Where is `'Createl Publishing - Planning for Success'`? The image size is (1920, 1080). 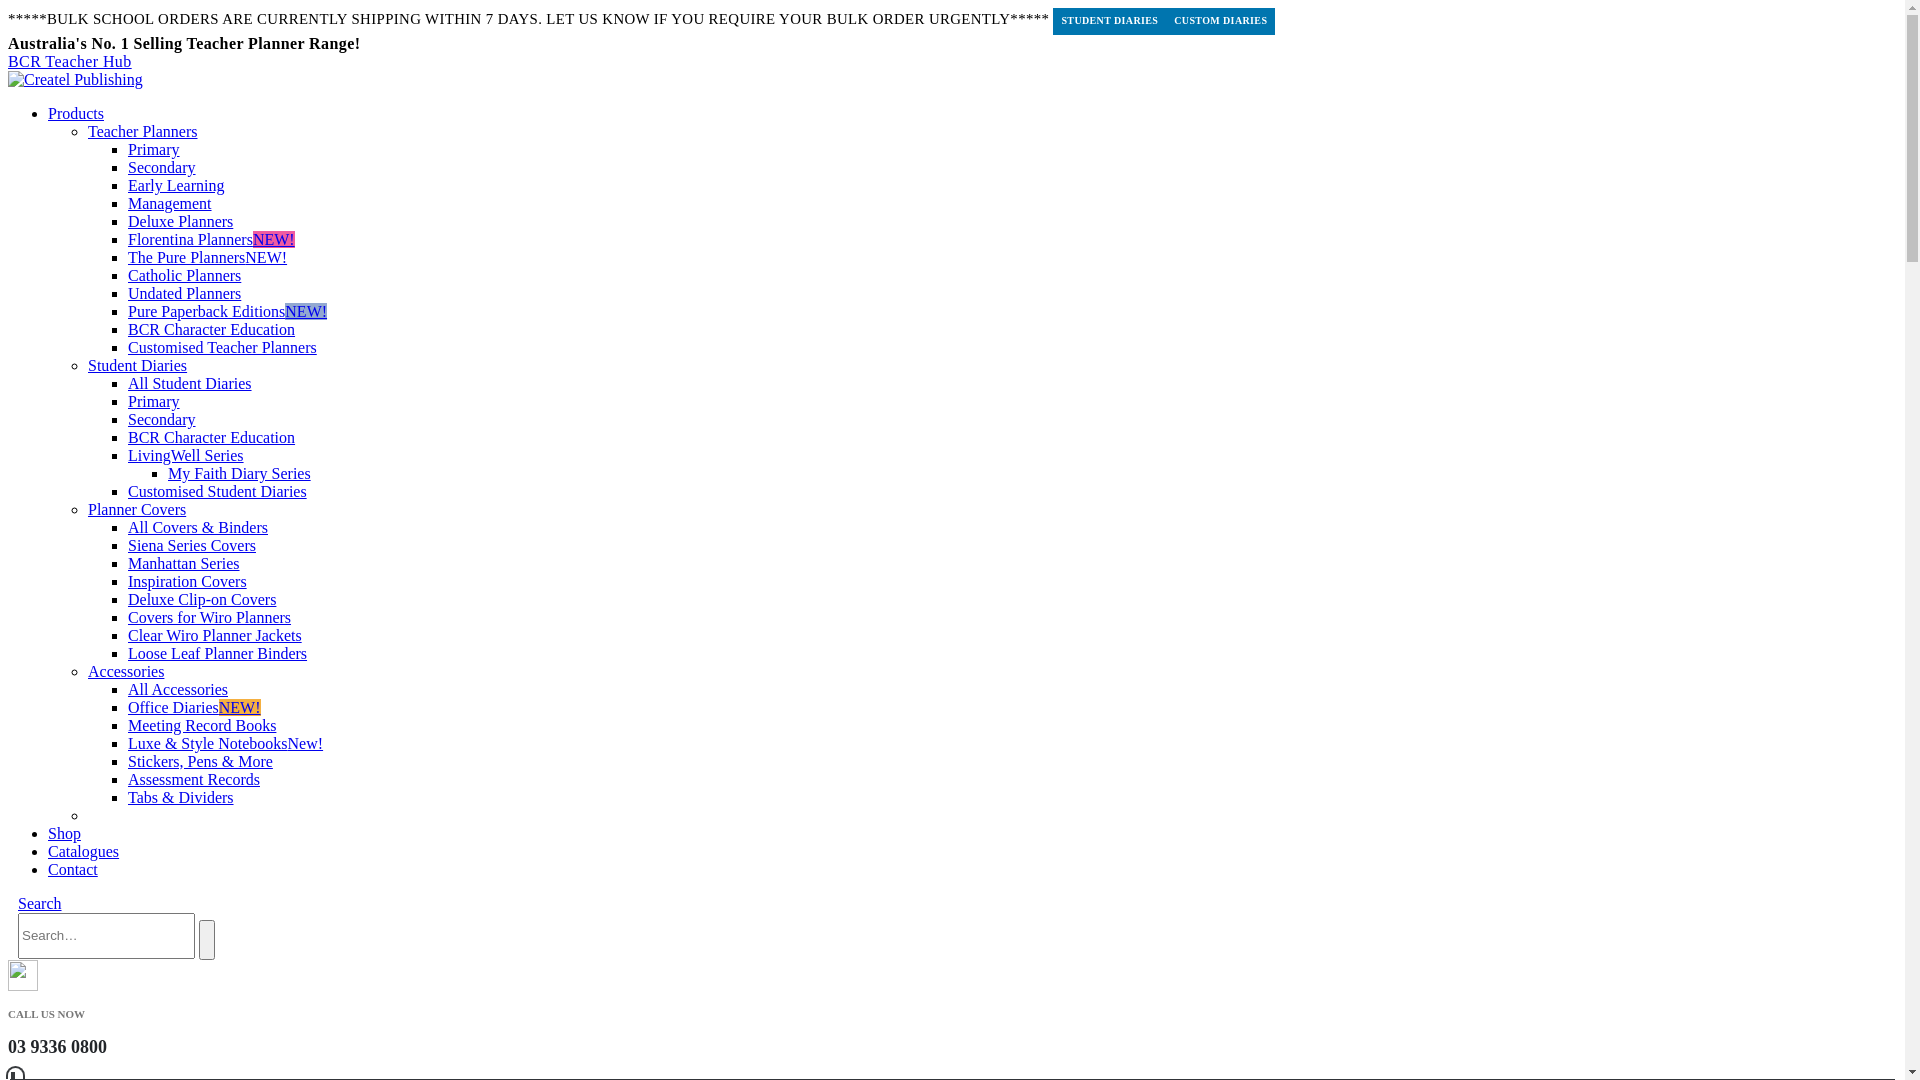 'Createl Publishing - Planning for Success' is located at coordinates (75, 78).